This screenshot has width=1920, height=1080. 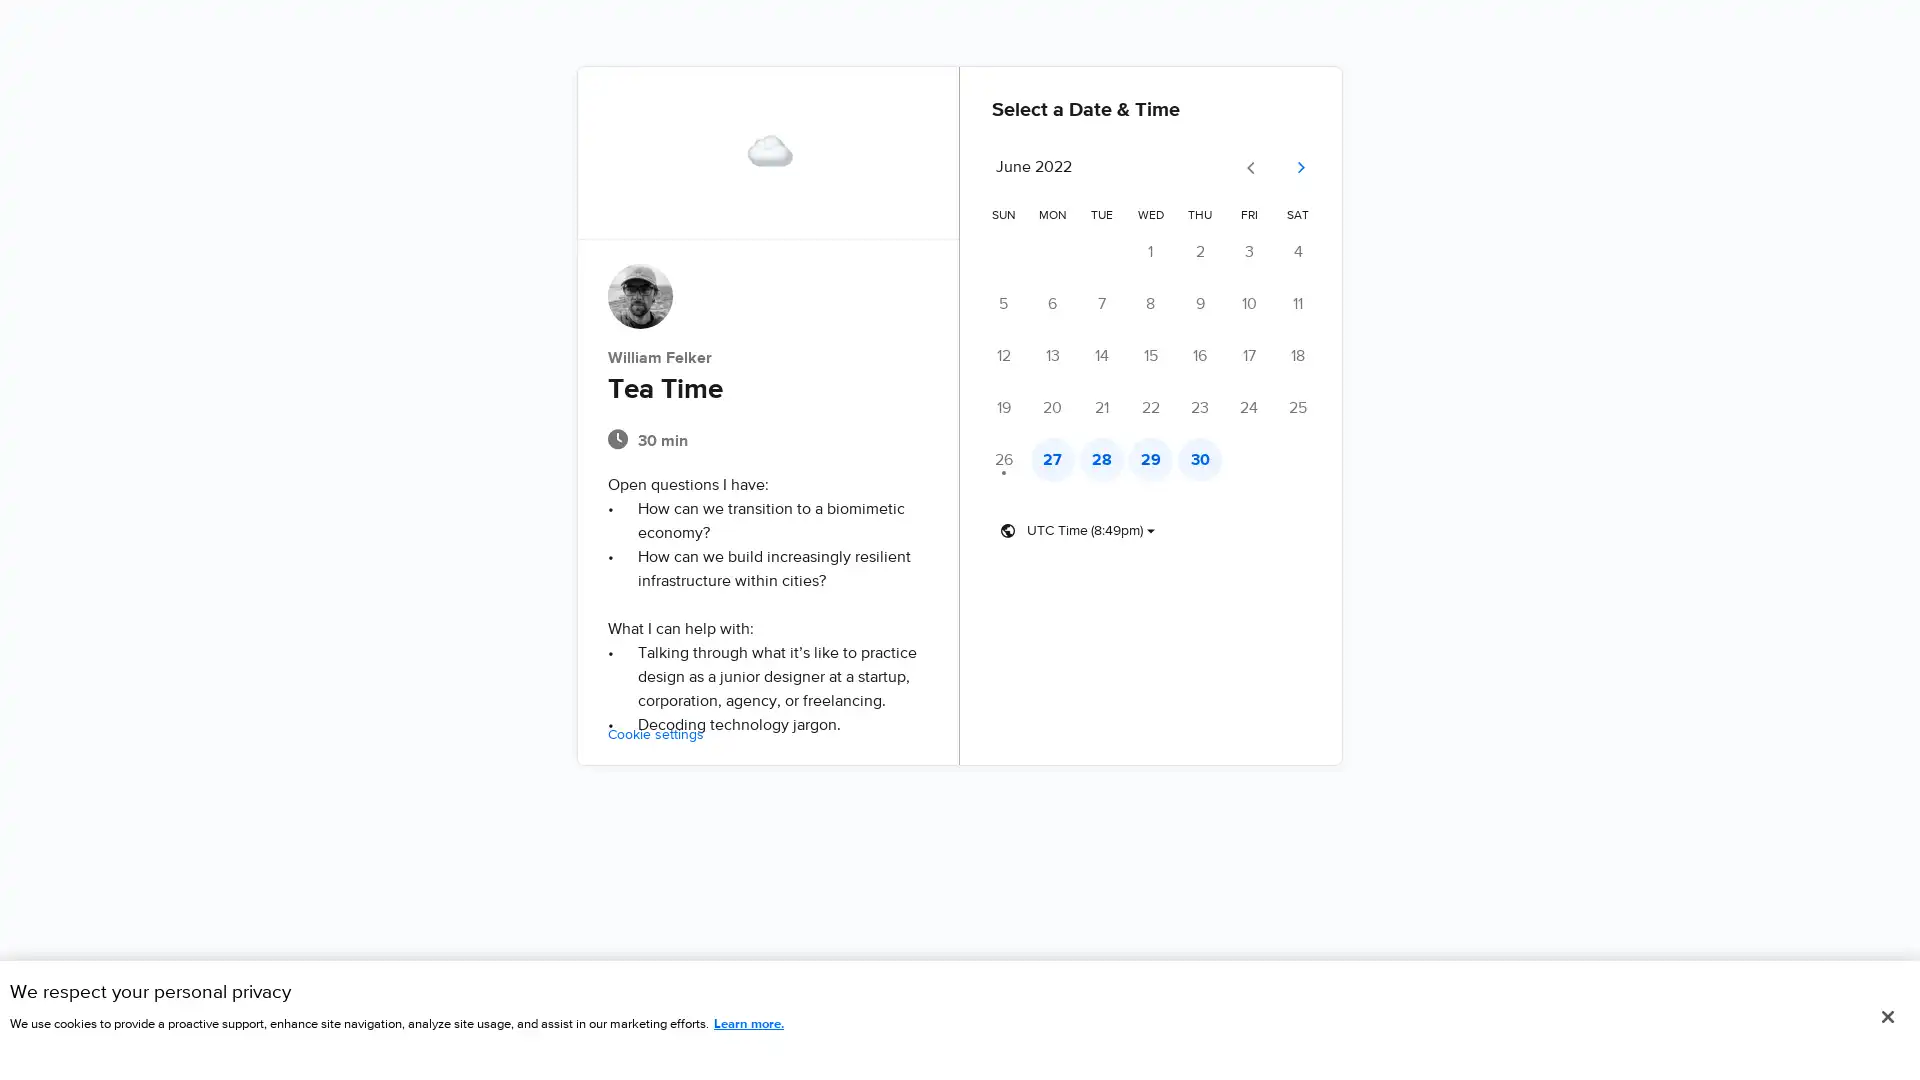 I want to click on Saturday, June 25 - No times available, so click(x=1314, y=407).